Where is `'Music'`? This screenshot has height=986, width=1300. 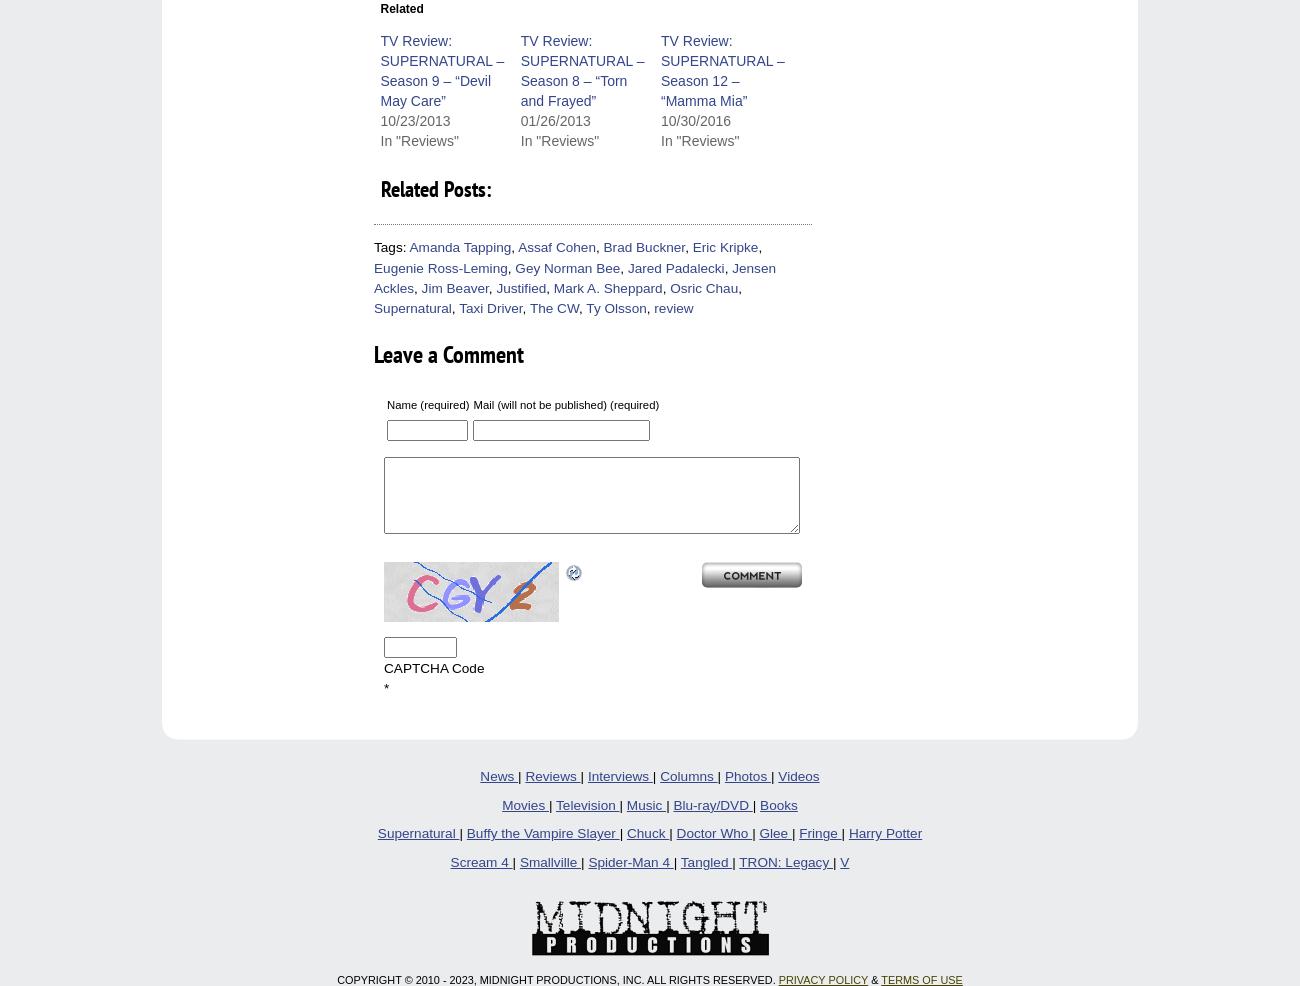 'Music' is located at coordinates (625, 804).